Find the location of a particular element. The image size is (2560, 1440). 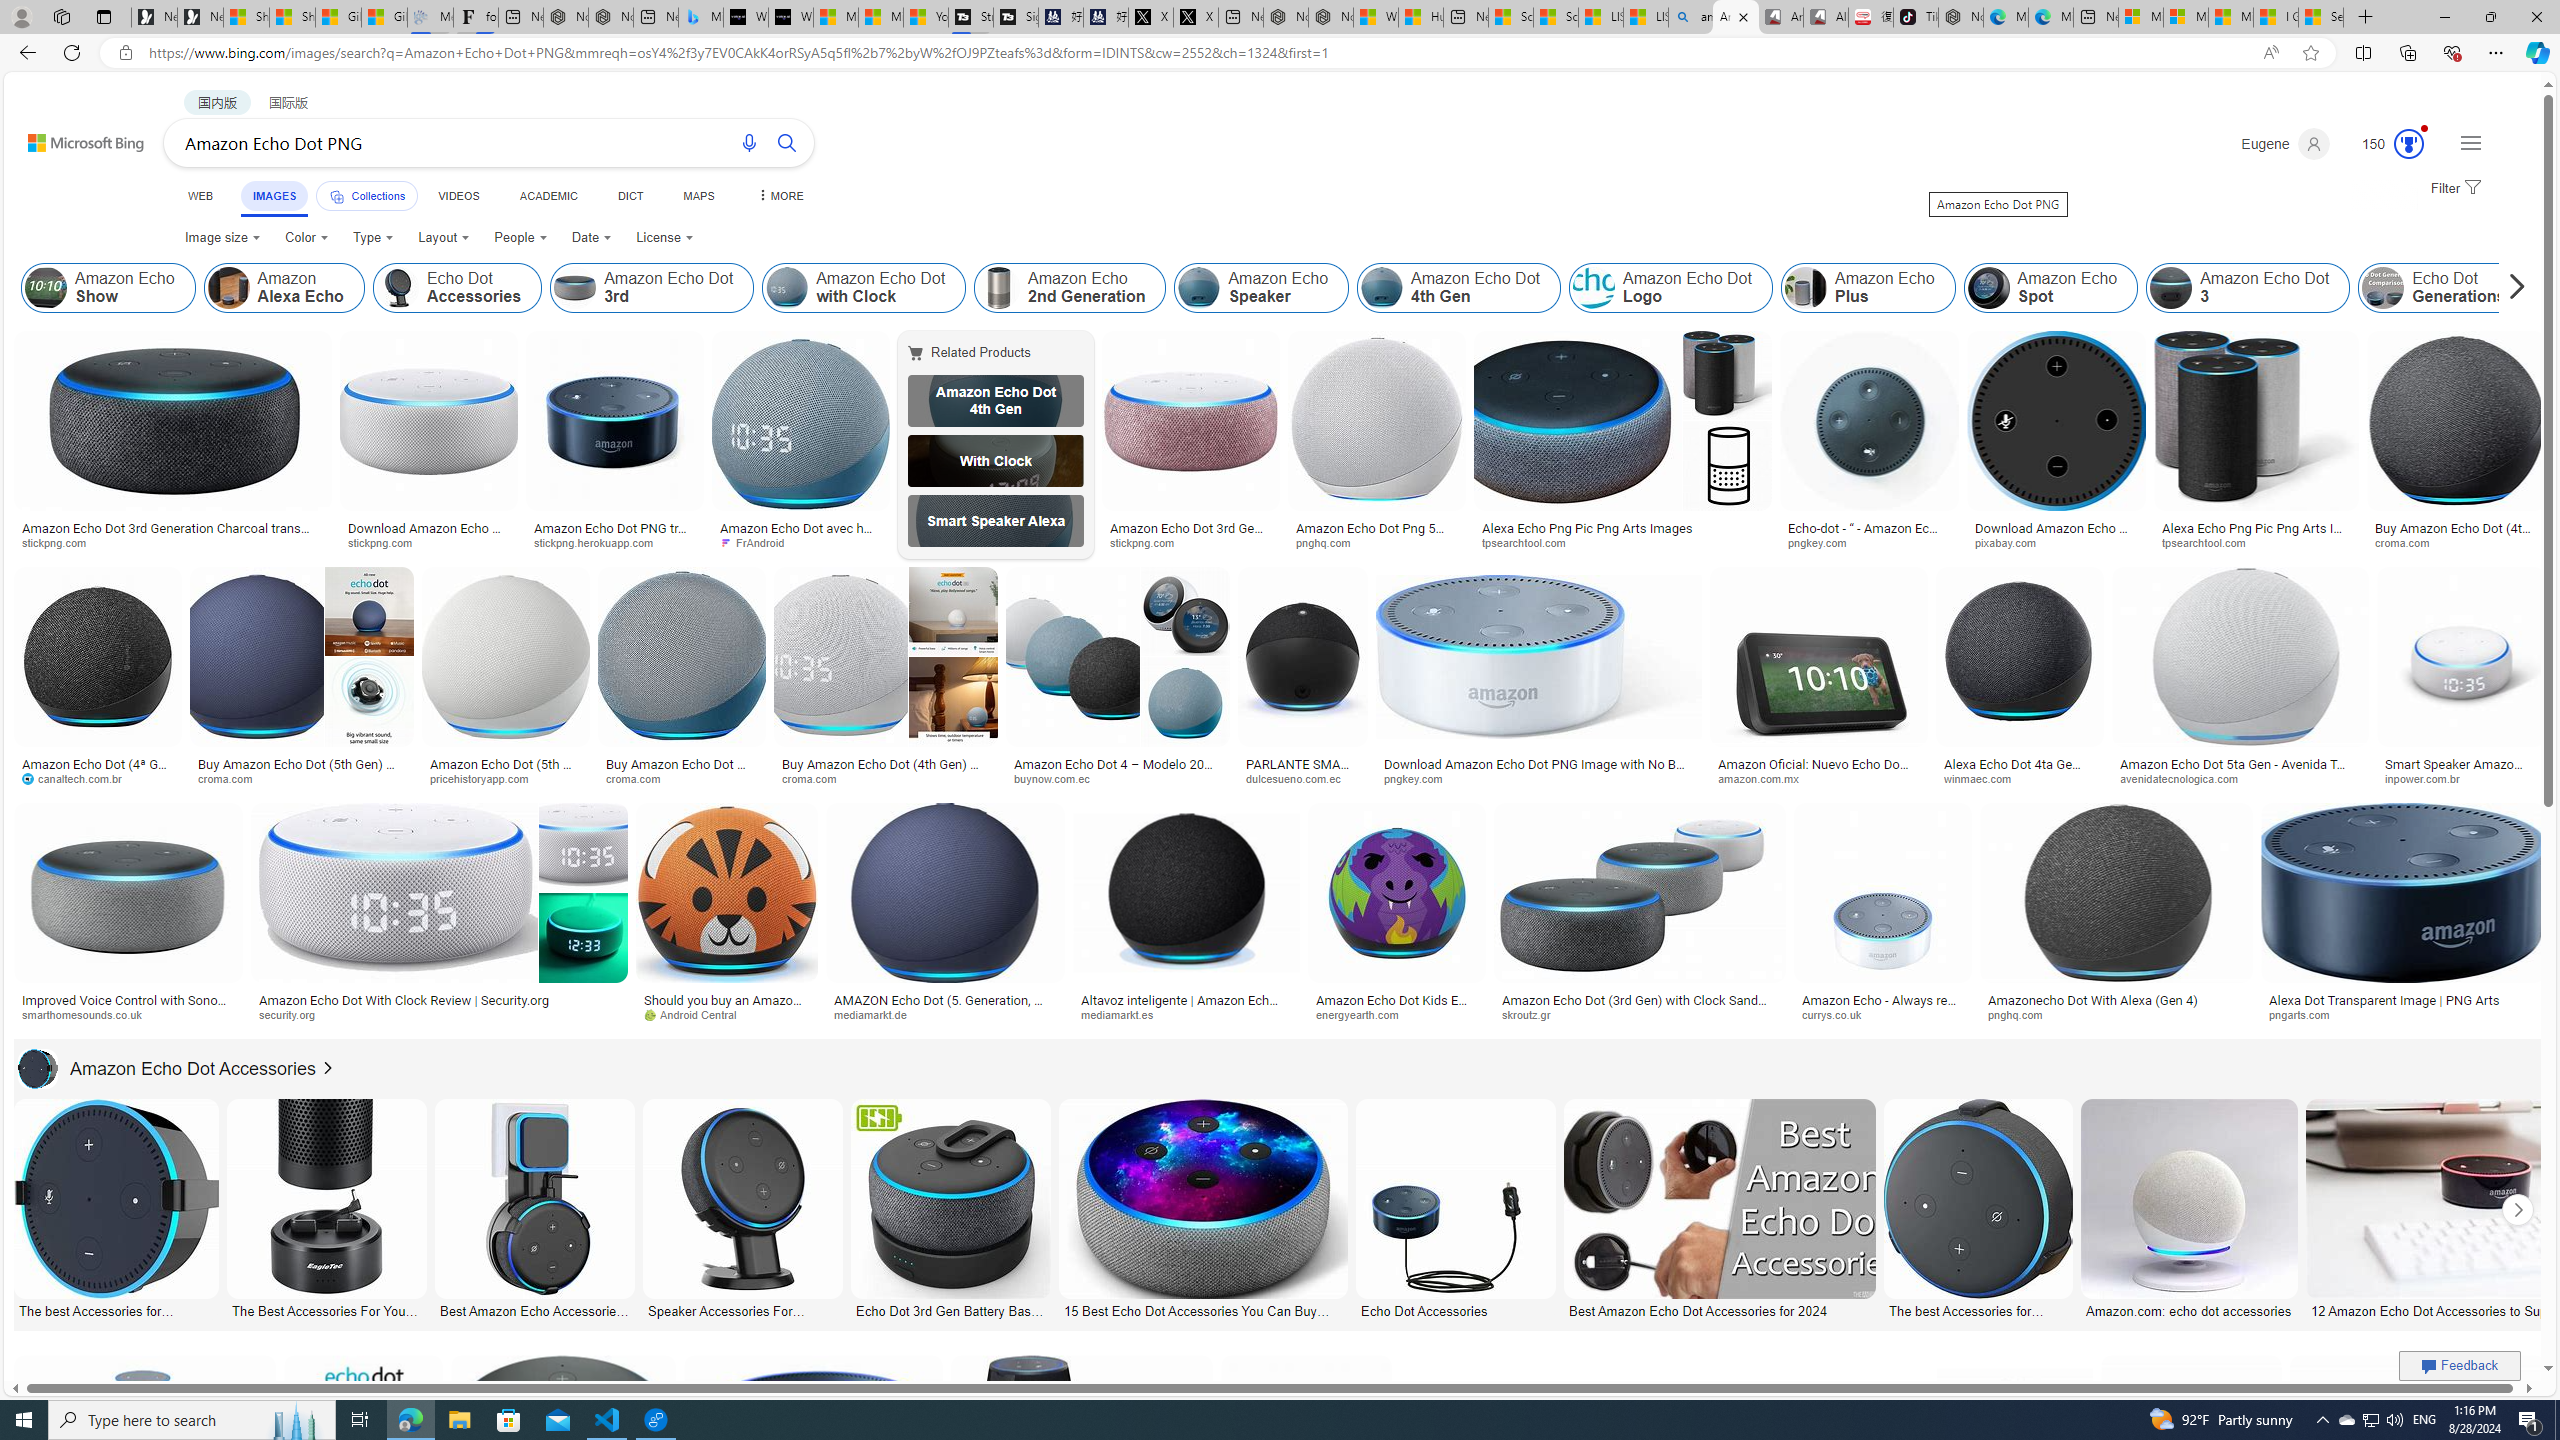

'Alexa Echo Png Pic Png Arts Imagestpsearchtool.comSave' is located at coordinates (1626, 444).